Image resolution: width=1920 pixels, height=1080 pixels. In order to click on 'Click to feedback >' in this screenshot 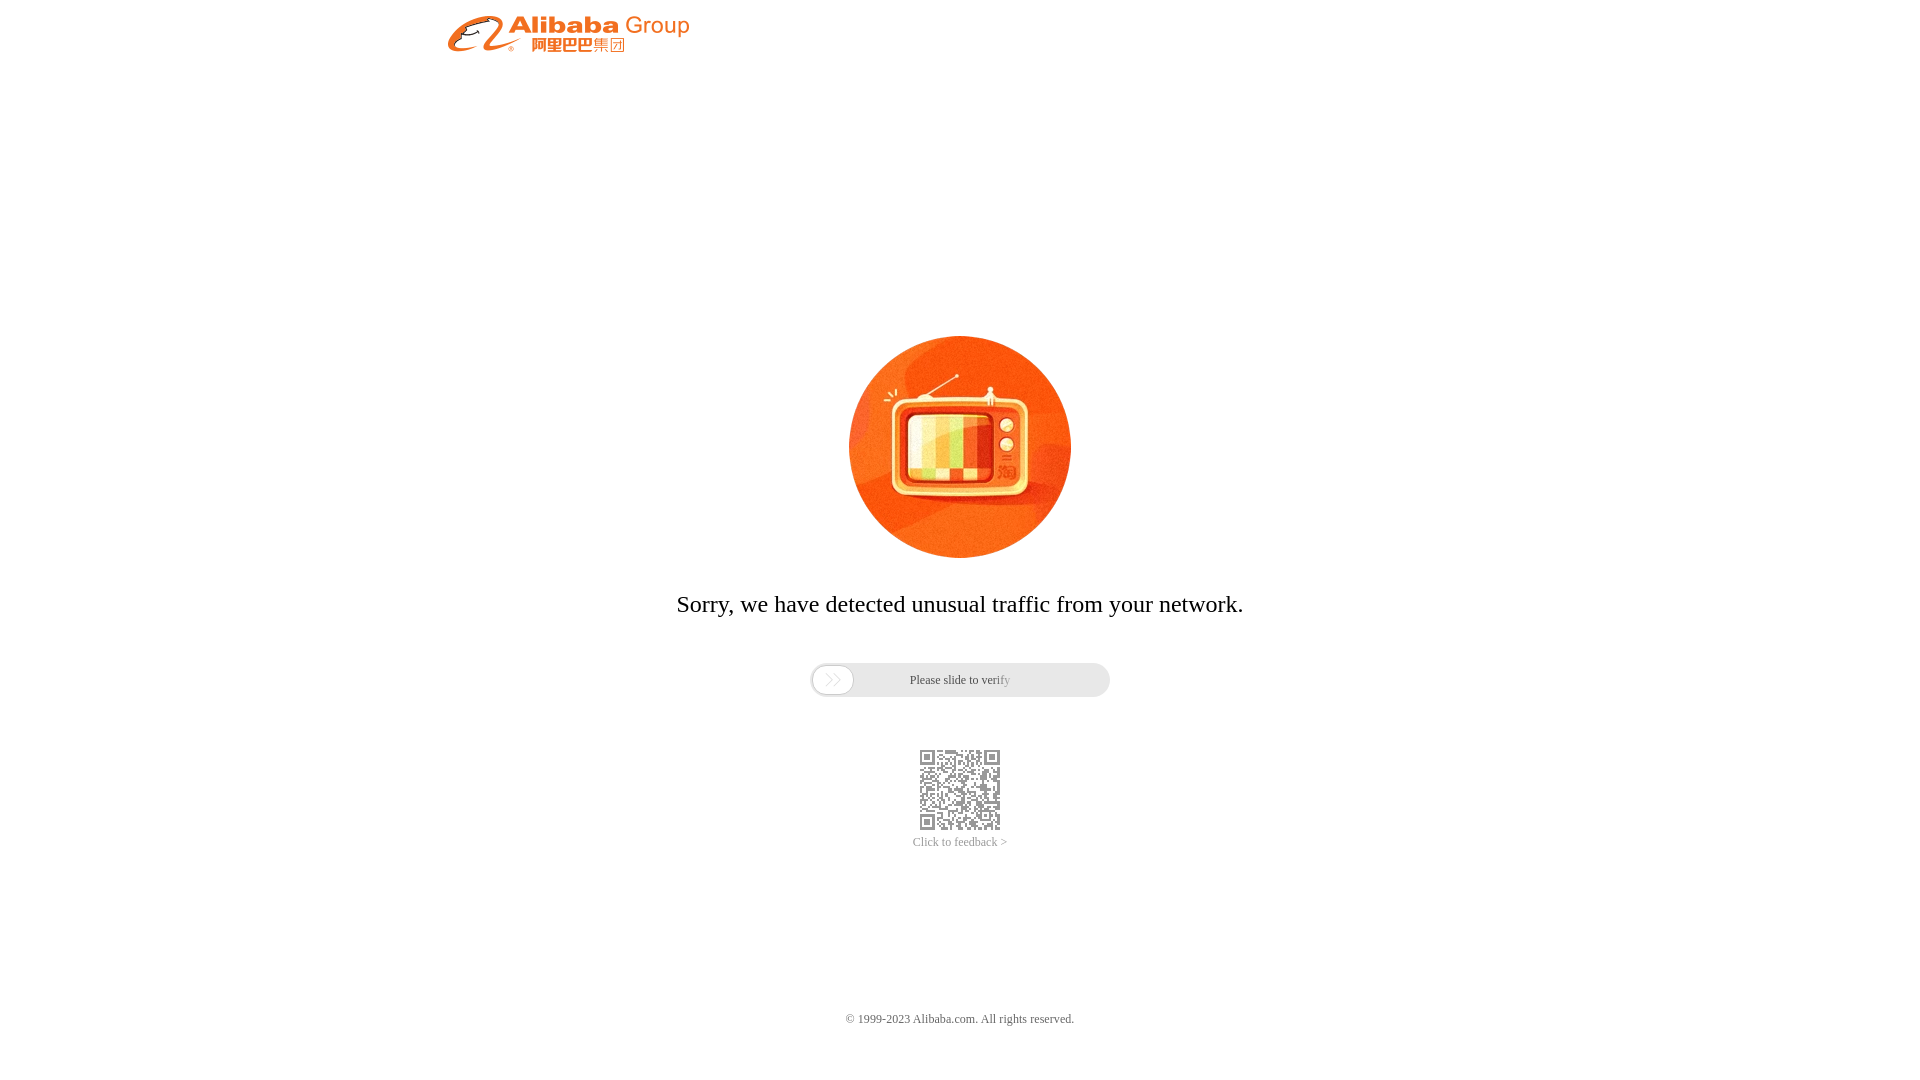, I will do `click(960, 842)`.